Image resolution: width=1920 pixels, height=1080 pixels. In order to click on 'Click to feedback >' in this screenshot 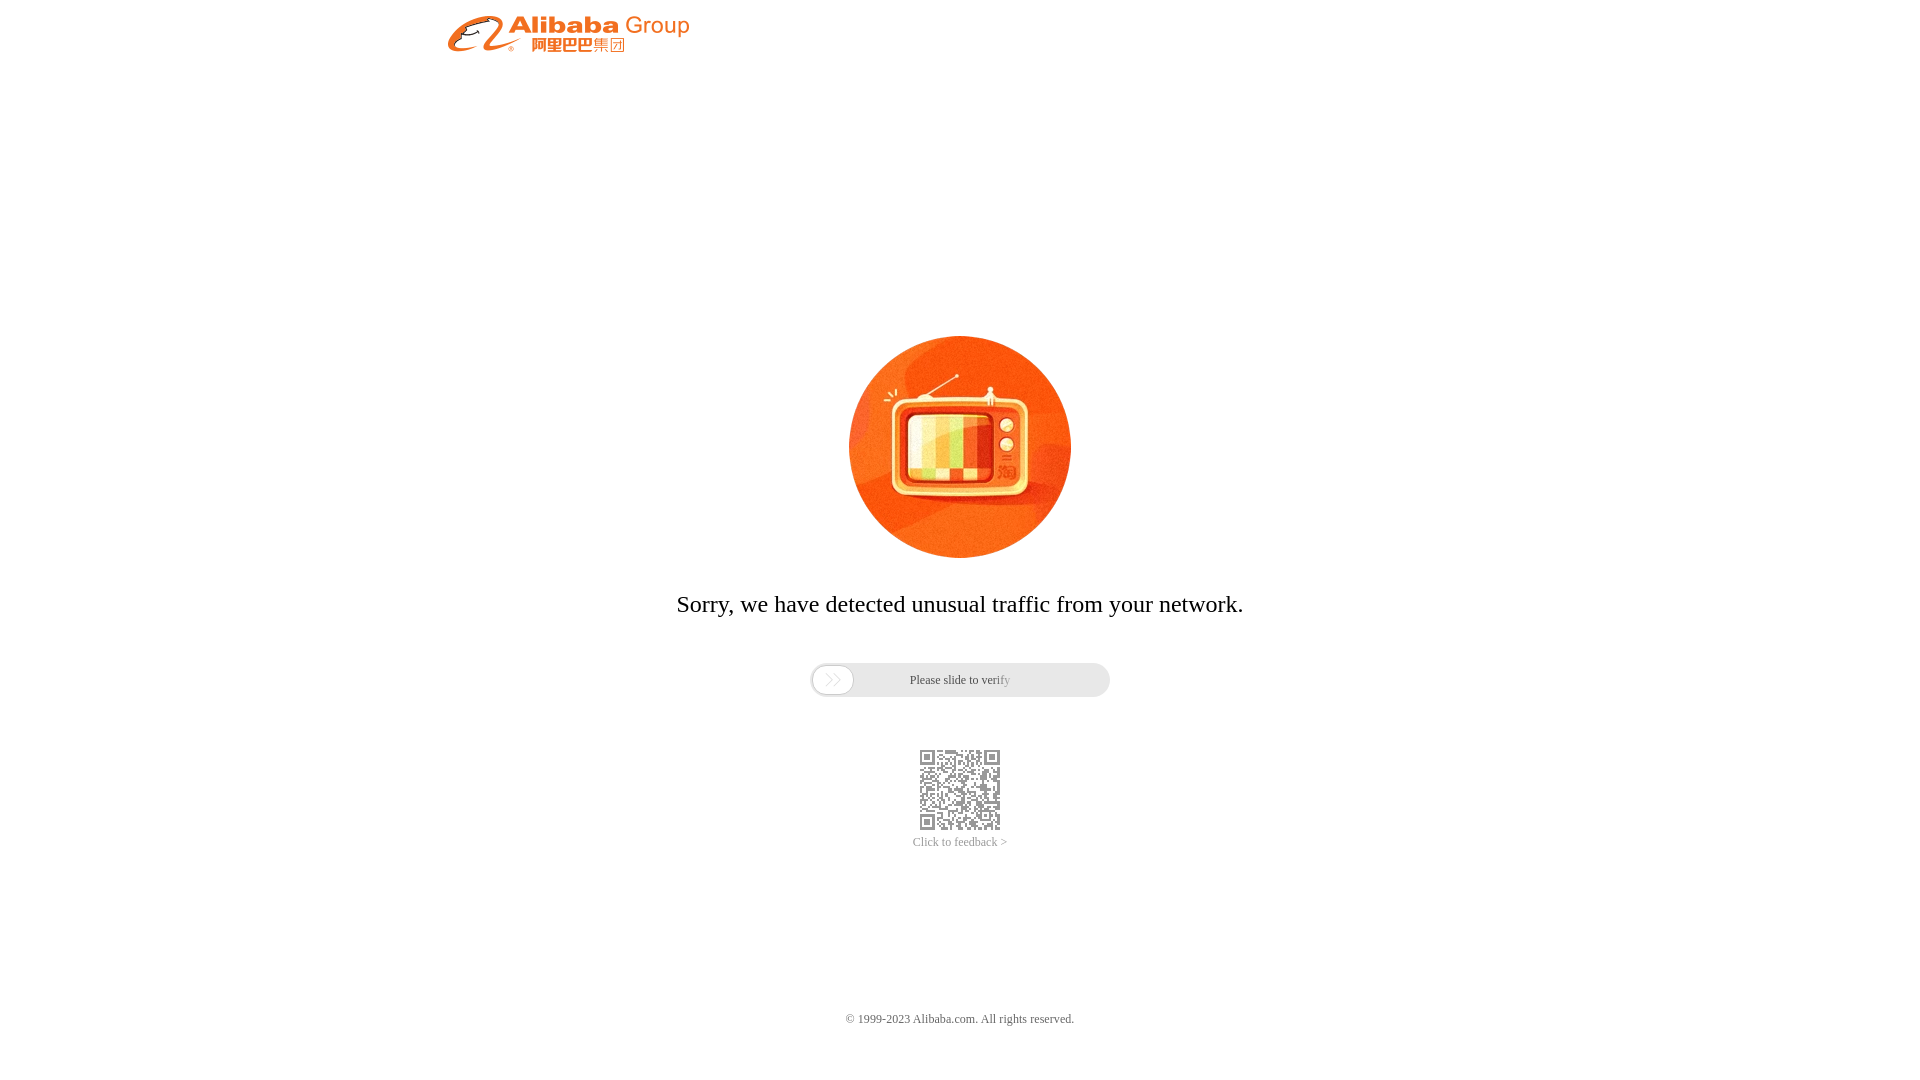, I will do `click(960, 842)`.